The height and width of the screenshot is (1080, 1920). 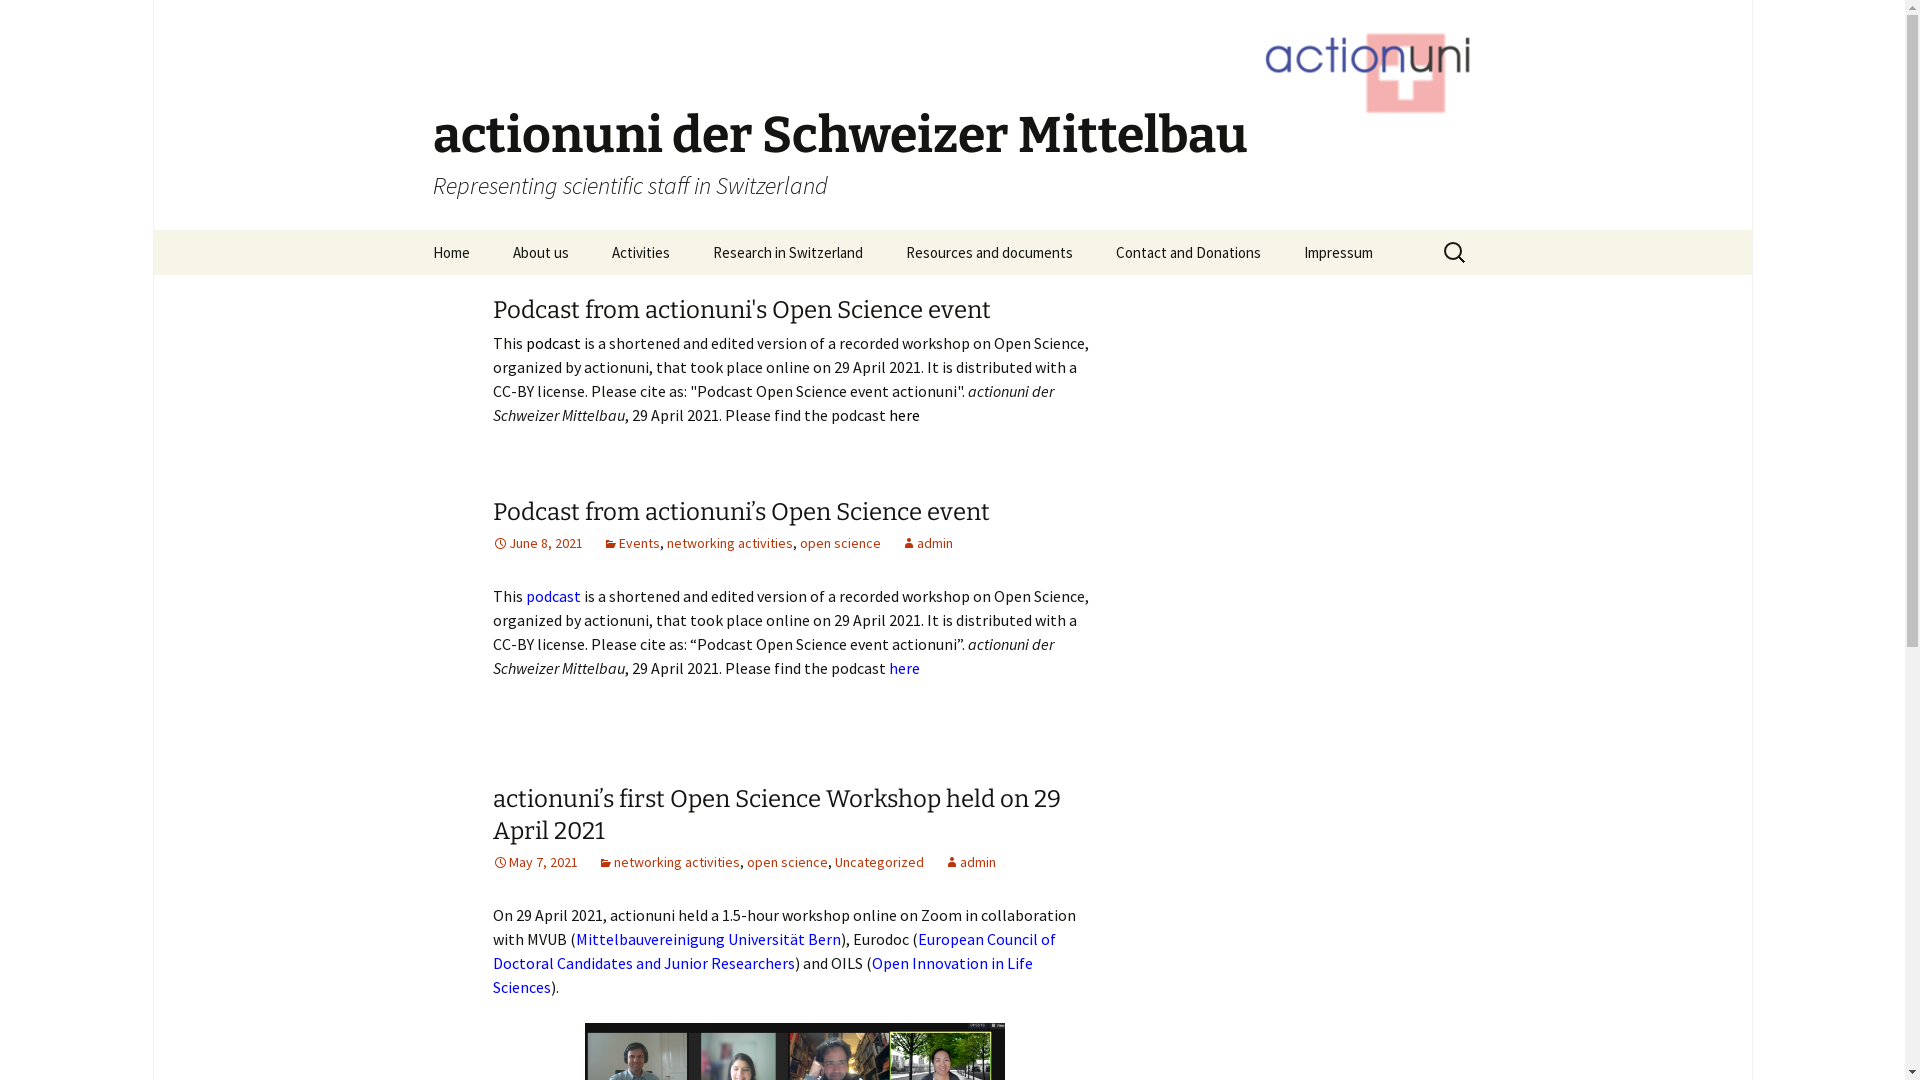 What do you see at coordinates (885, 251) in the screenshot?
I see `'Resources and documents'` at bounding box center [885, 251].